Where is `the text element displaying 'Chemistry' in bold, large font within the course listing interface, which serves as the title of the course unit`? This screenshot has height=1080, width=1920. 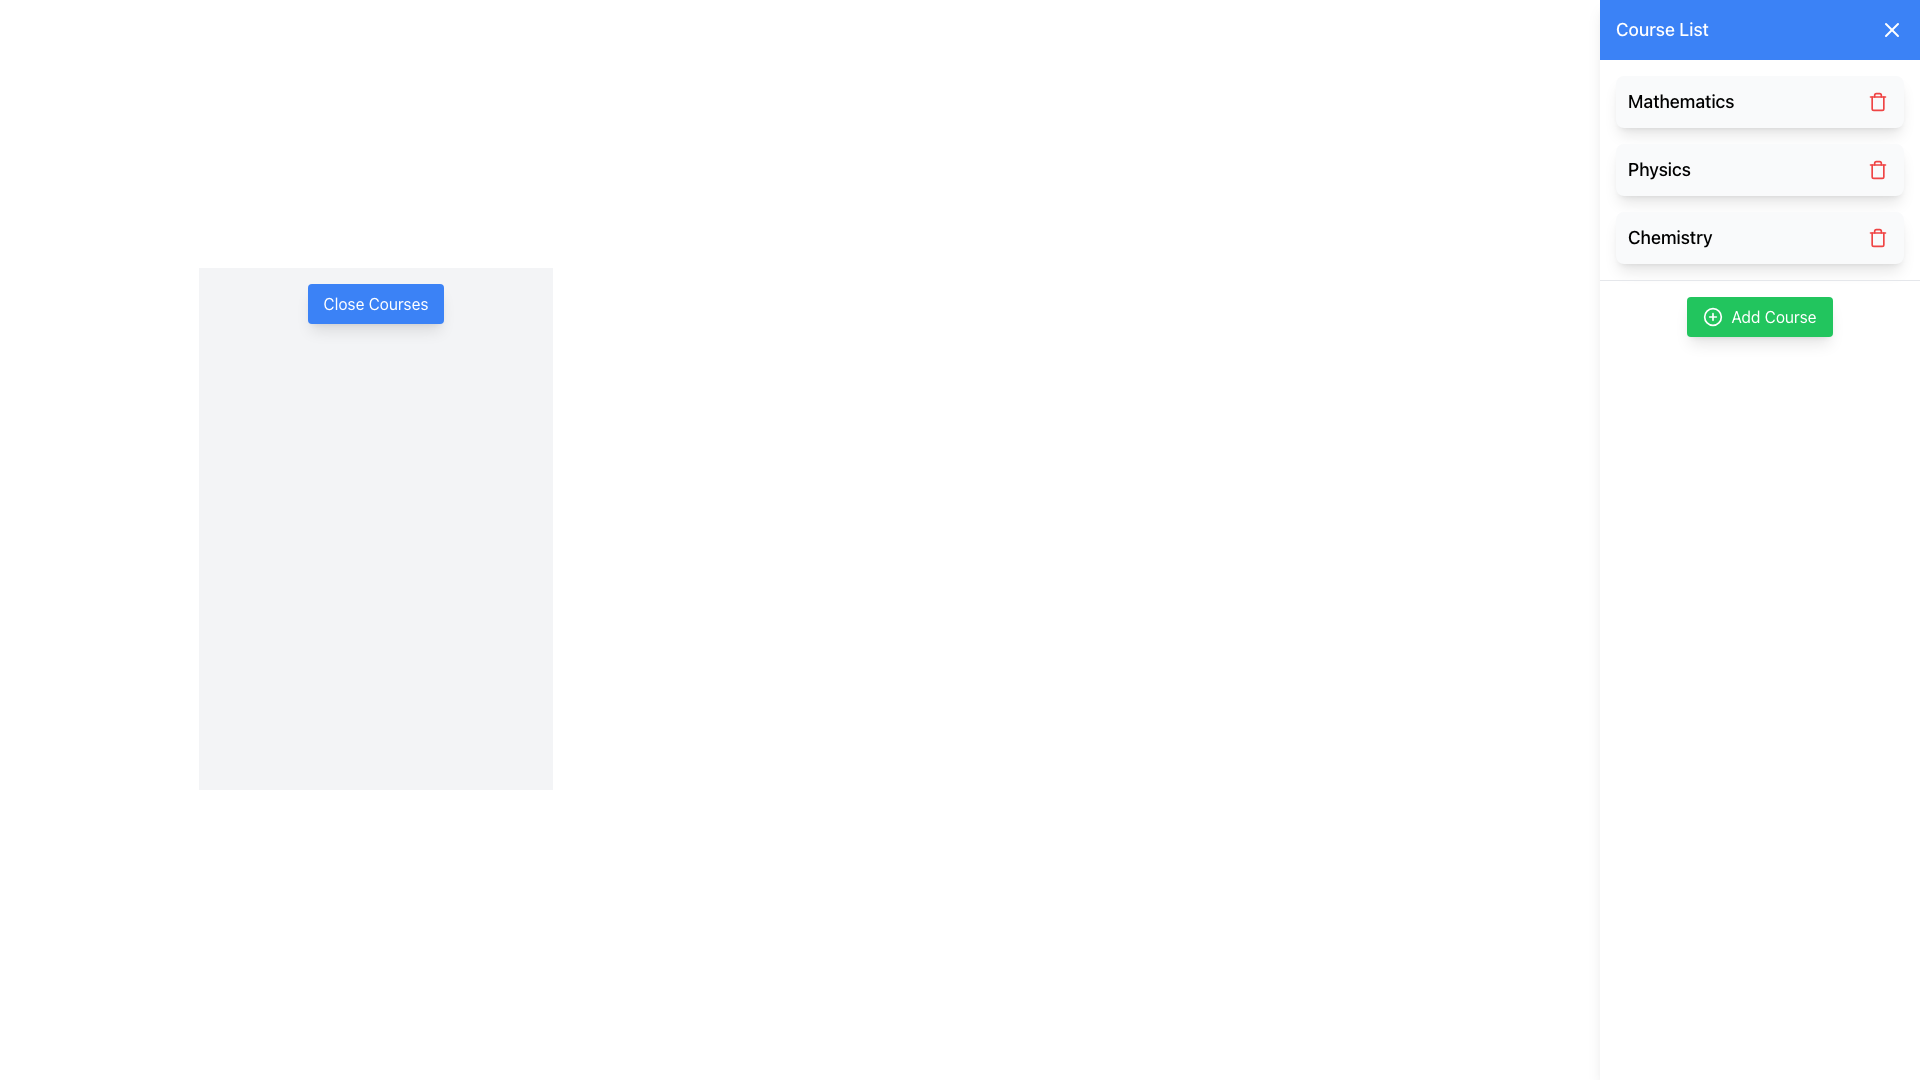 the text element displaying 'Chemistry' in bold, large font within the course listing interface, which serves as the title of the course unit is located at coordinates (1670, 237).